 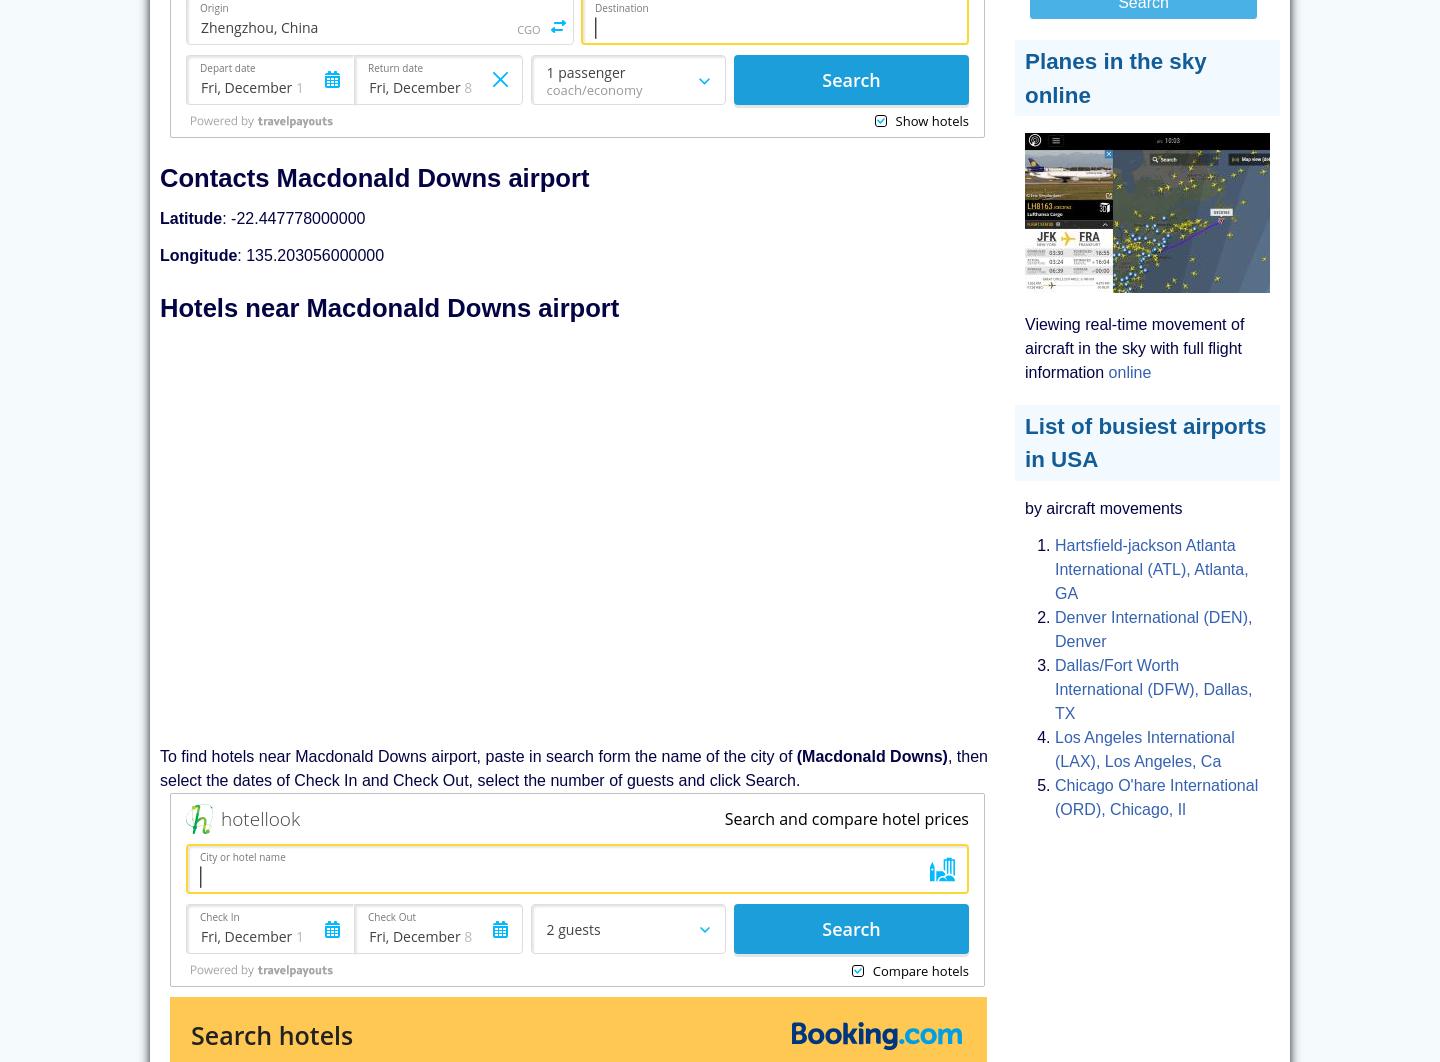 I want to click on 'CGO', so click(x=527, y=28).